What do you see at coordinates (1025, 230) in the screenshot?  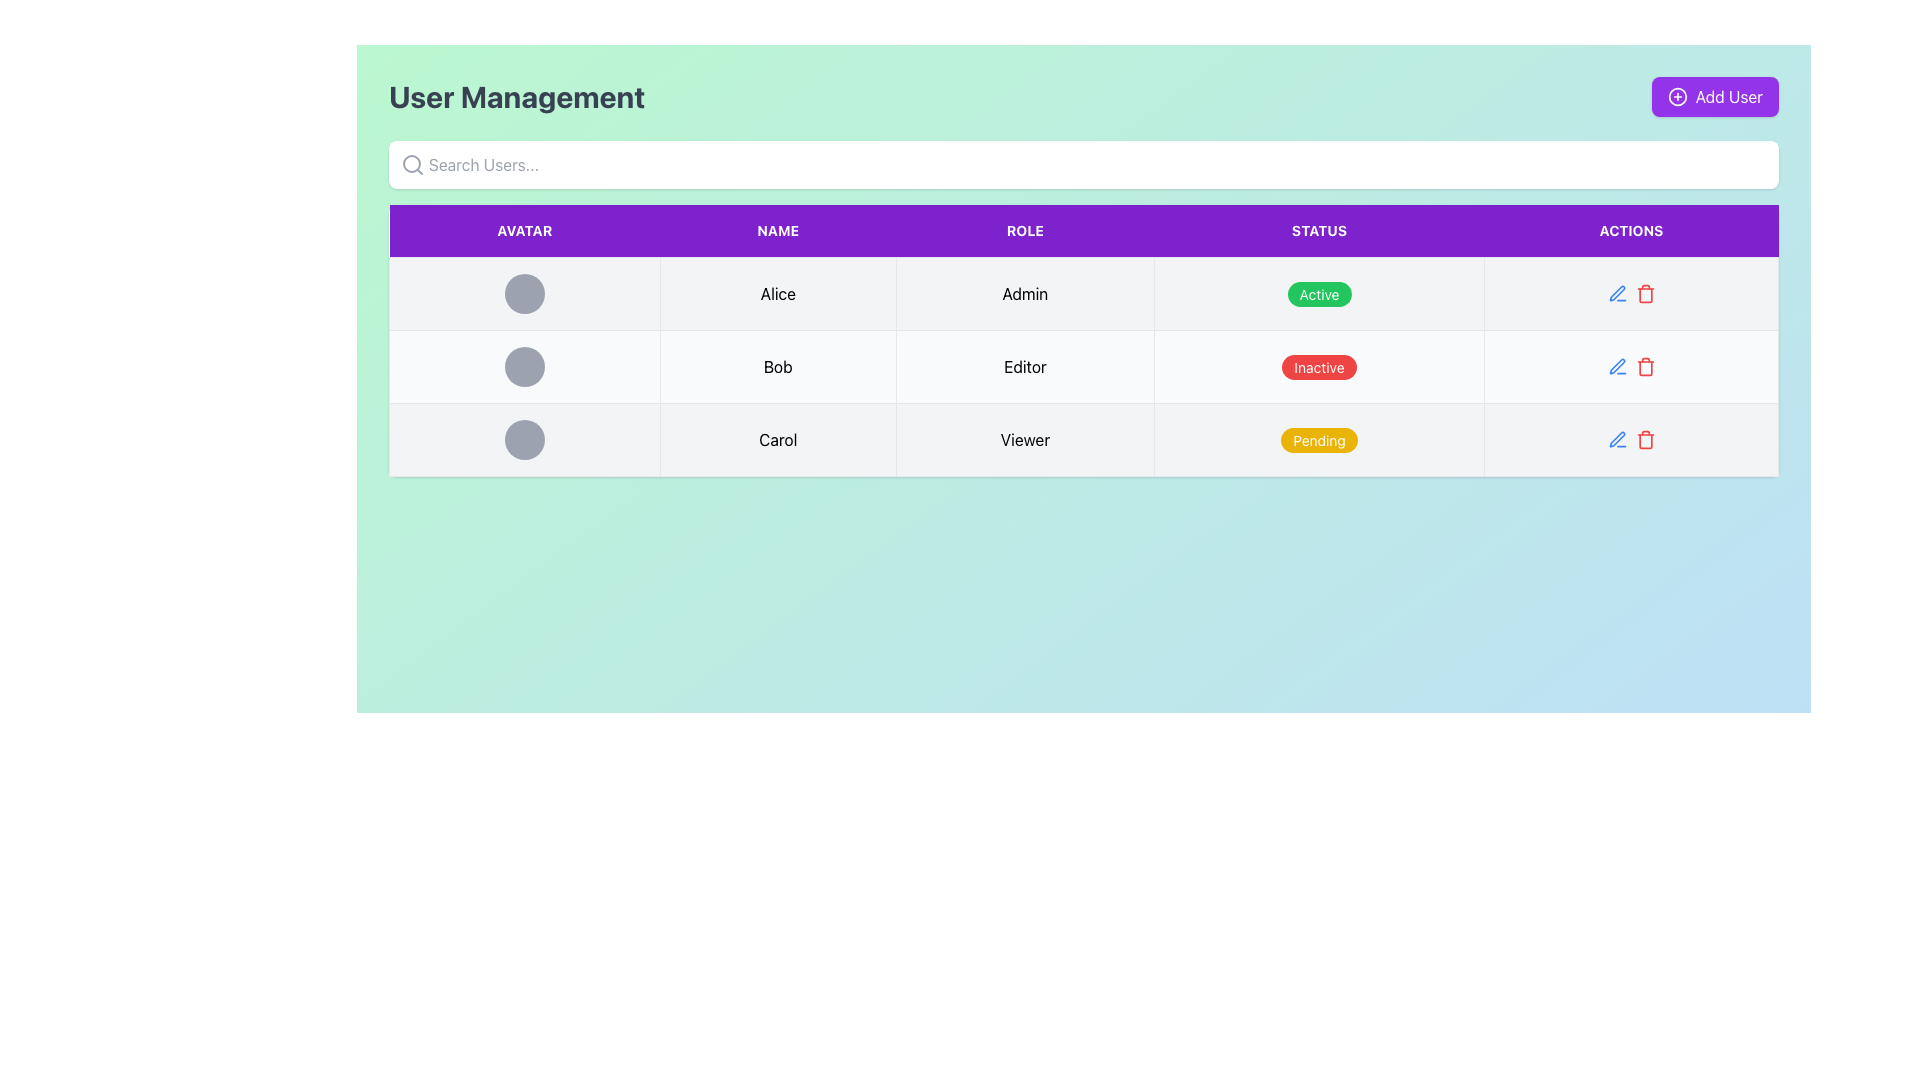 I see `the purple rectangular Table Header Cell labeled 'ROLE', which is the third cell in the header row of the table` at bounding box center [1025, 230].